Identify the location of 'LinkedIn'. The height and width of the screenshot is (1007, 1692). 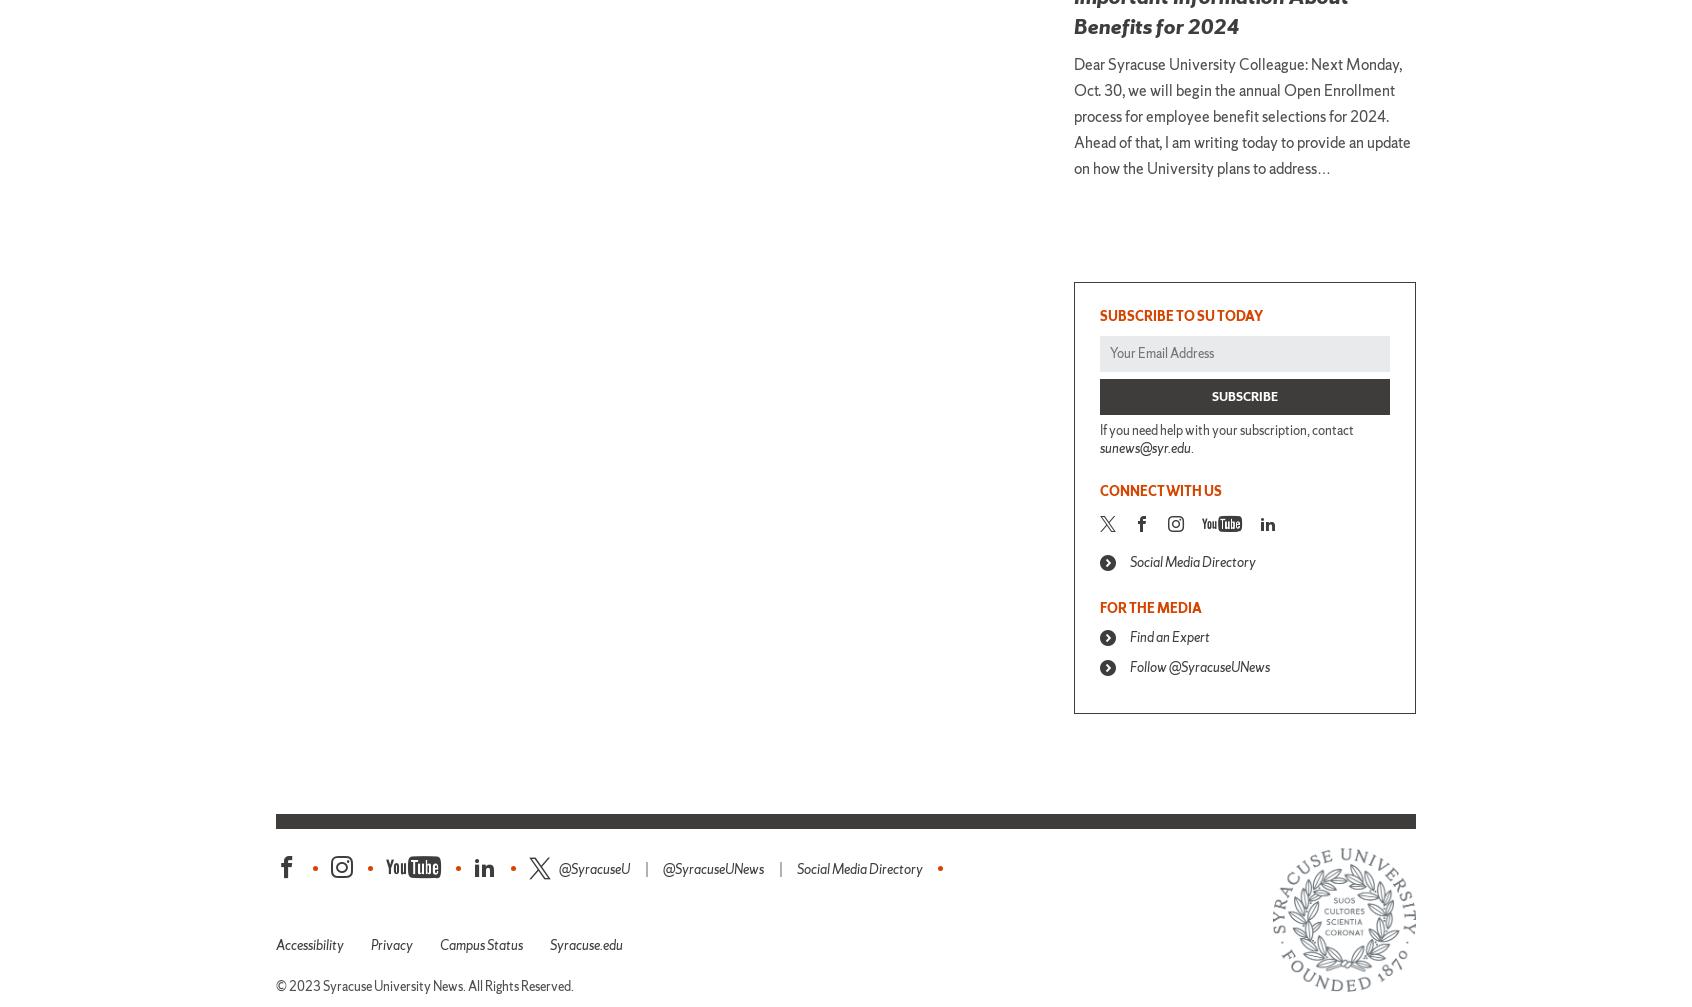
(516, 866).